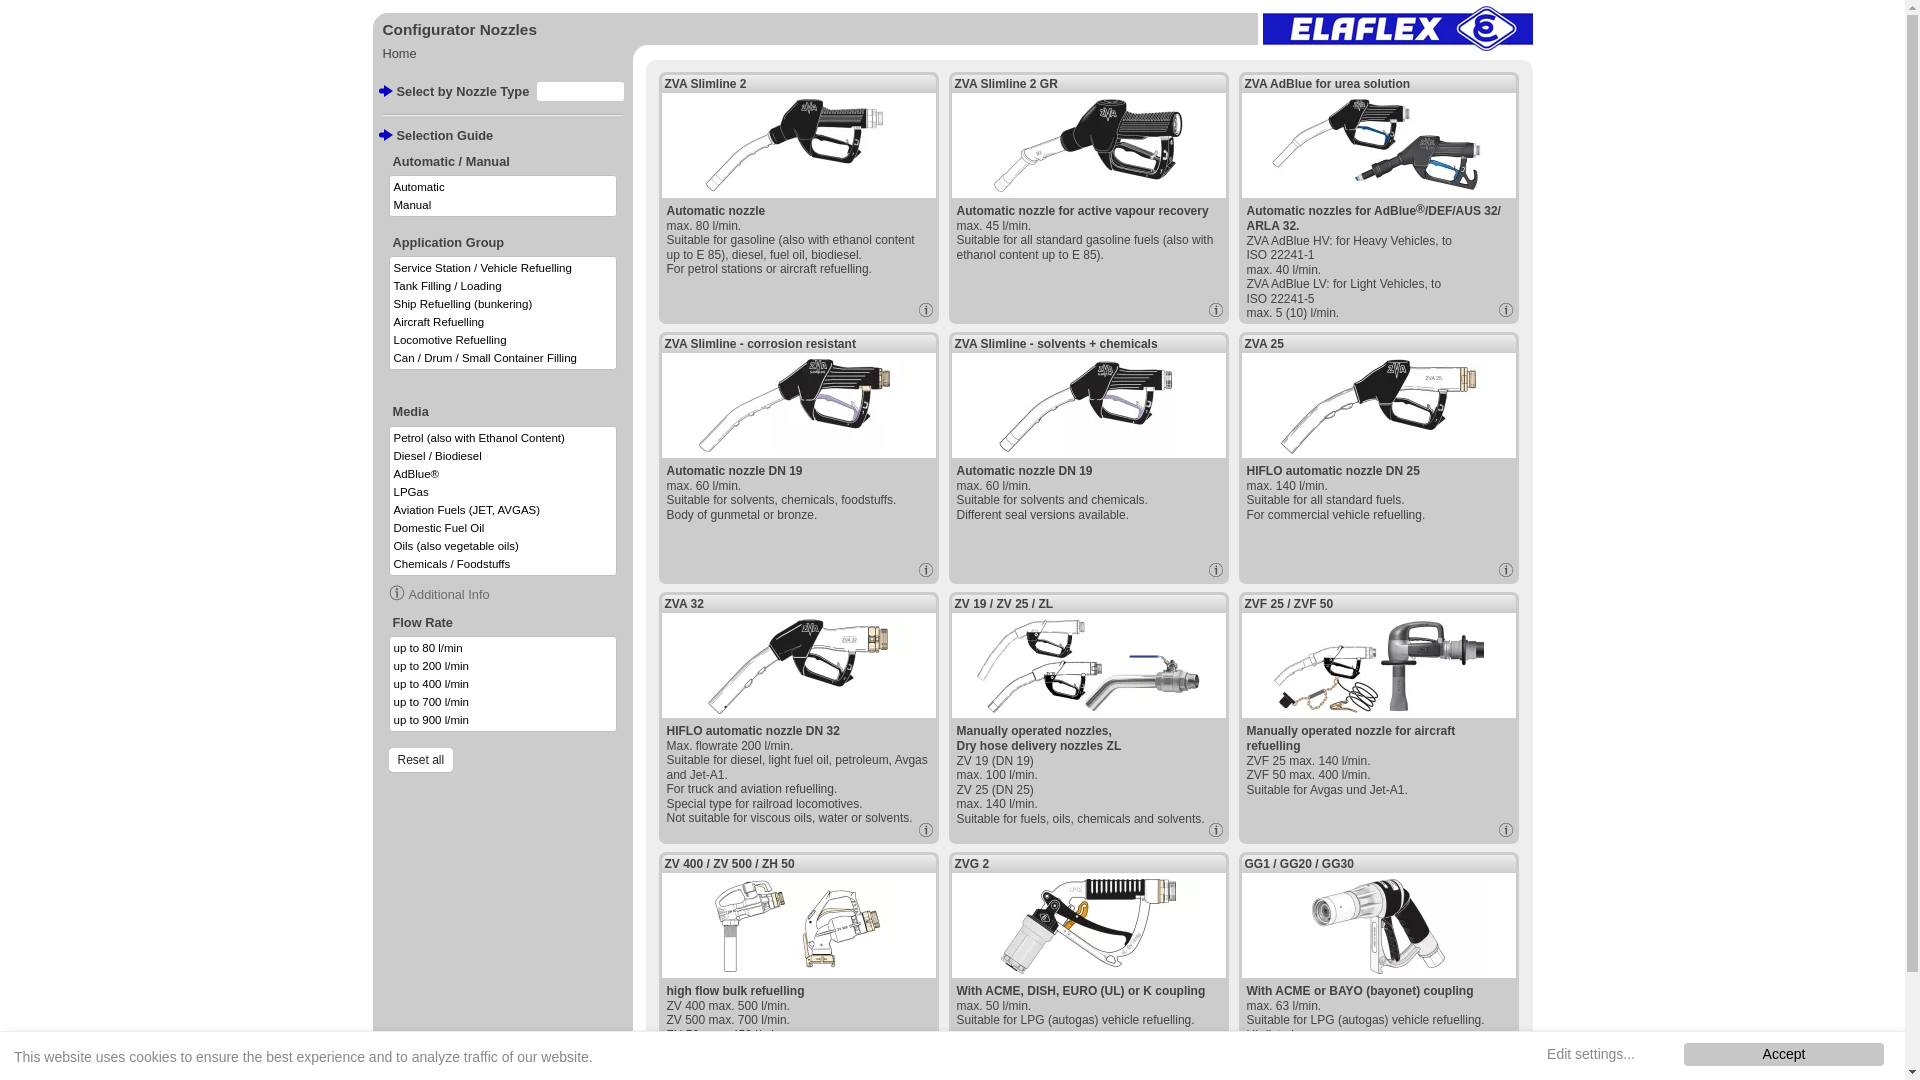 The width and height of the screenshot is (1920, 1080). Describe the element at coordinates (503, 682) in the screenshot. I see `'up to 400 l/min'` at that location.